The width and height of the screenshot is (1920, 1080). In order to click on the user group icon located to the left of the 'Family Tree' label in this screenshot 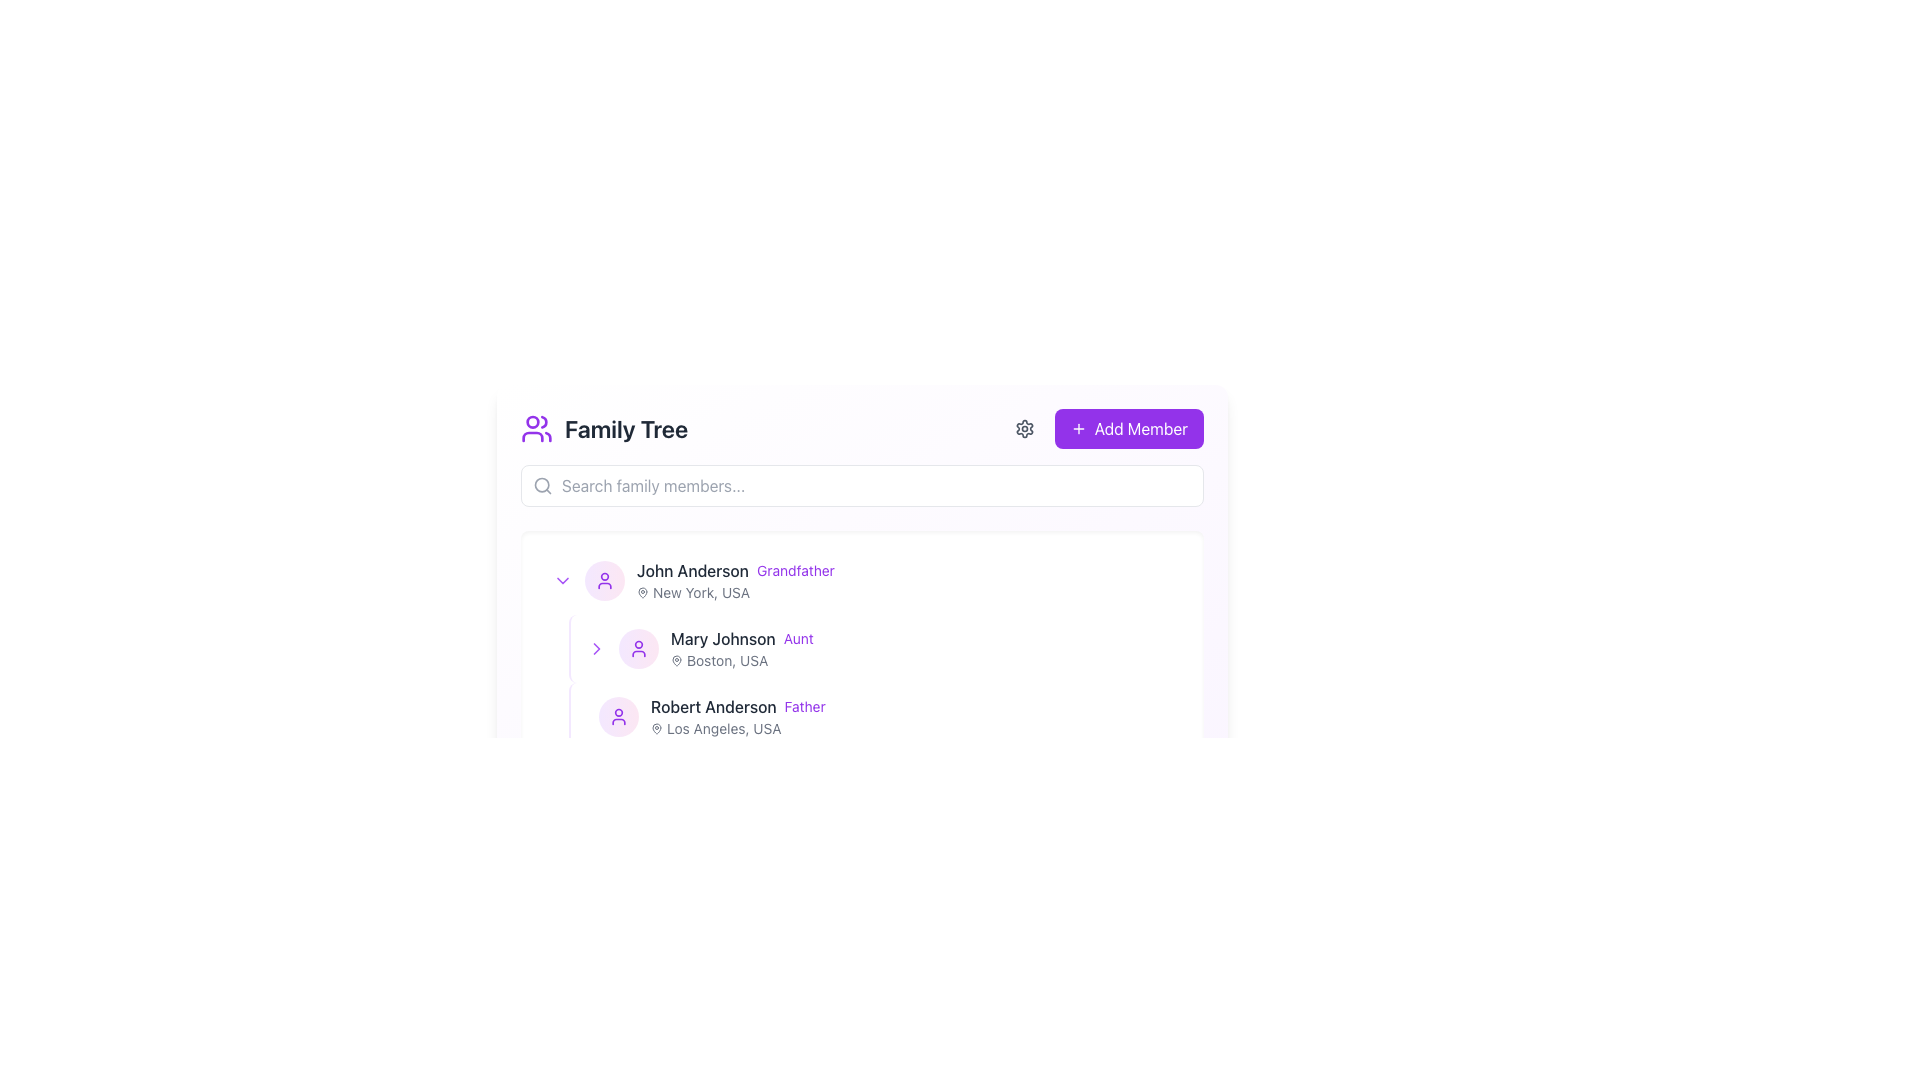, I will do `click(537, 427)`.